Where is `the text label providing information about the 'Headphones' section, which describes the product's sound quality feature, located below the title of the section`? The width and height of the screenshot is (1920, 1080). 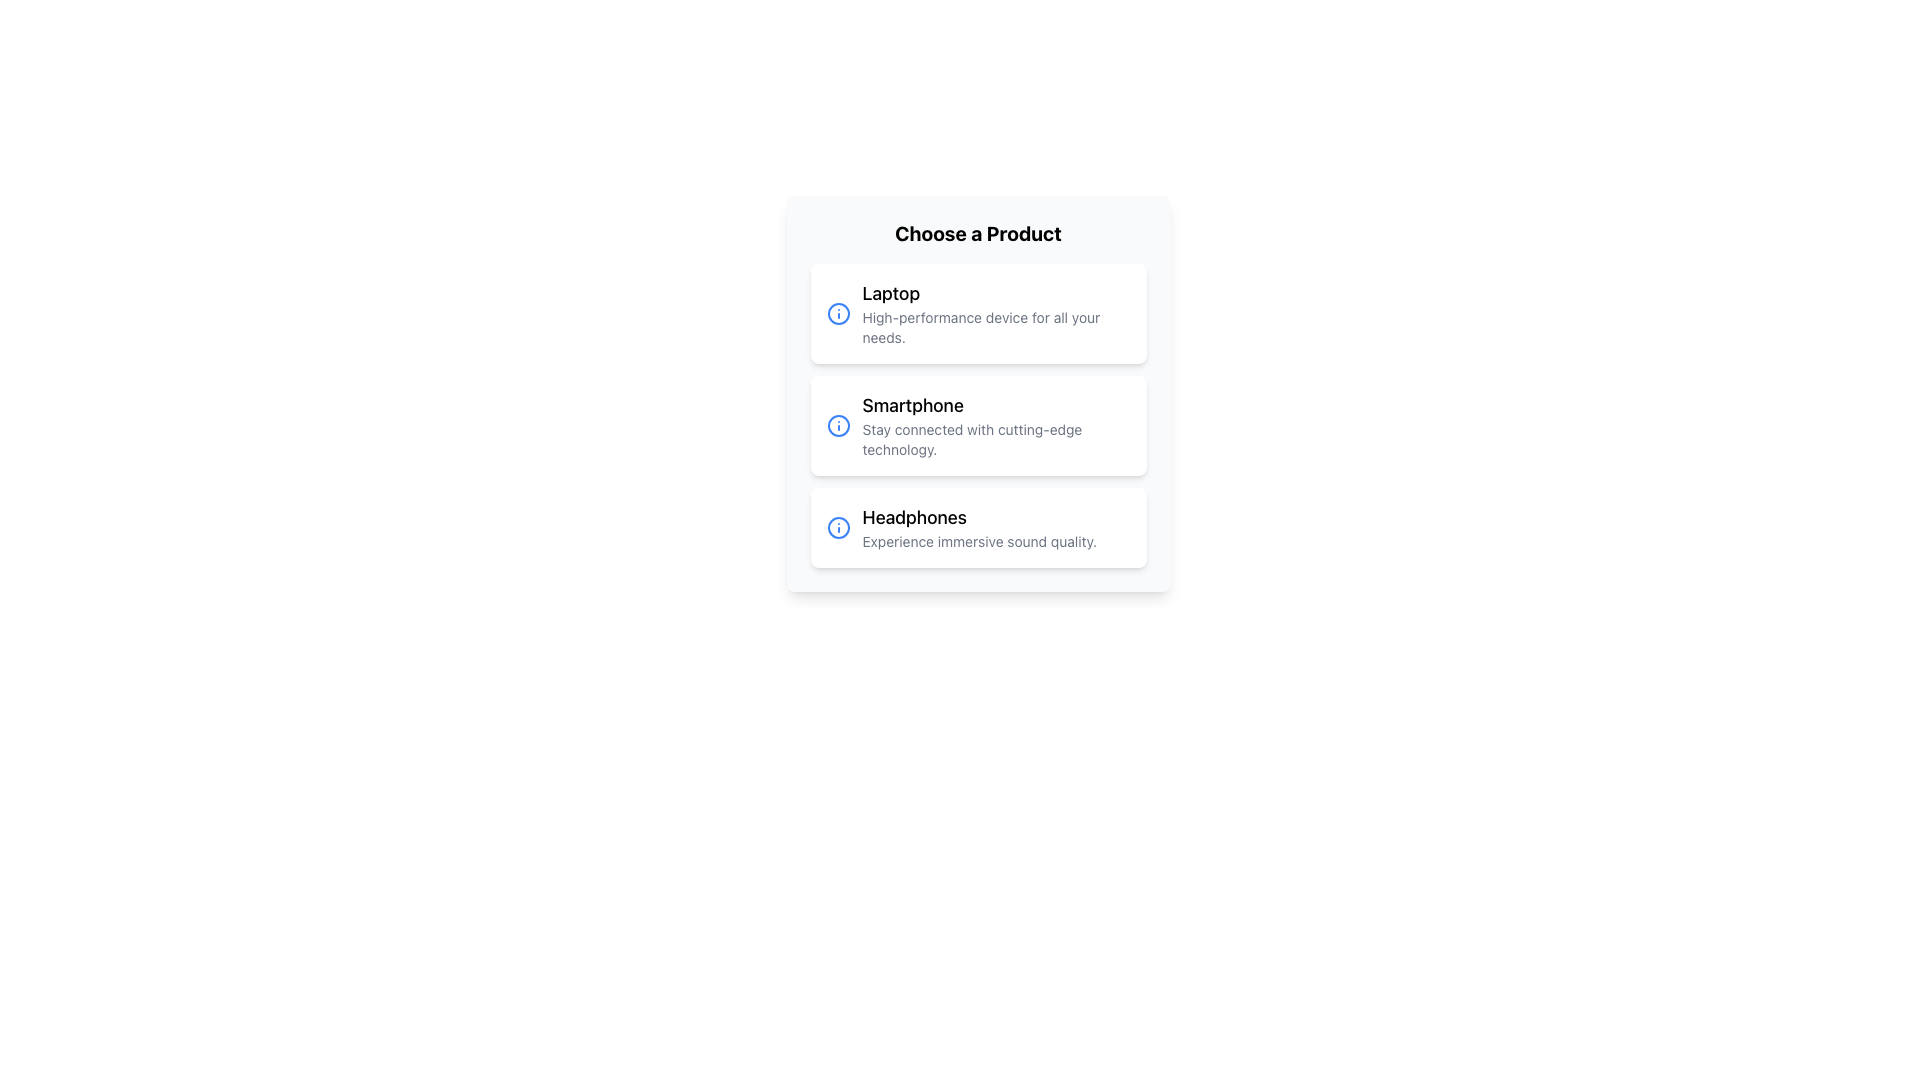
the text label providing information about the 'Headphones' section, which describes the product's sound quality feature, located below the title of the section is located at coordinates (996, 542).